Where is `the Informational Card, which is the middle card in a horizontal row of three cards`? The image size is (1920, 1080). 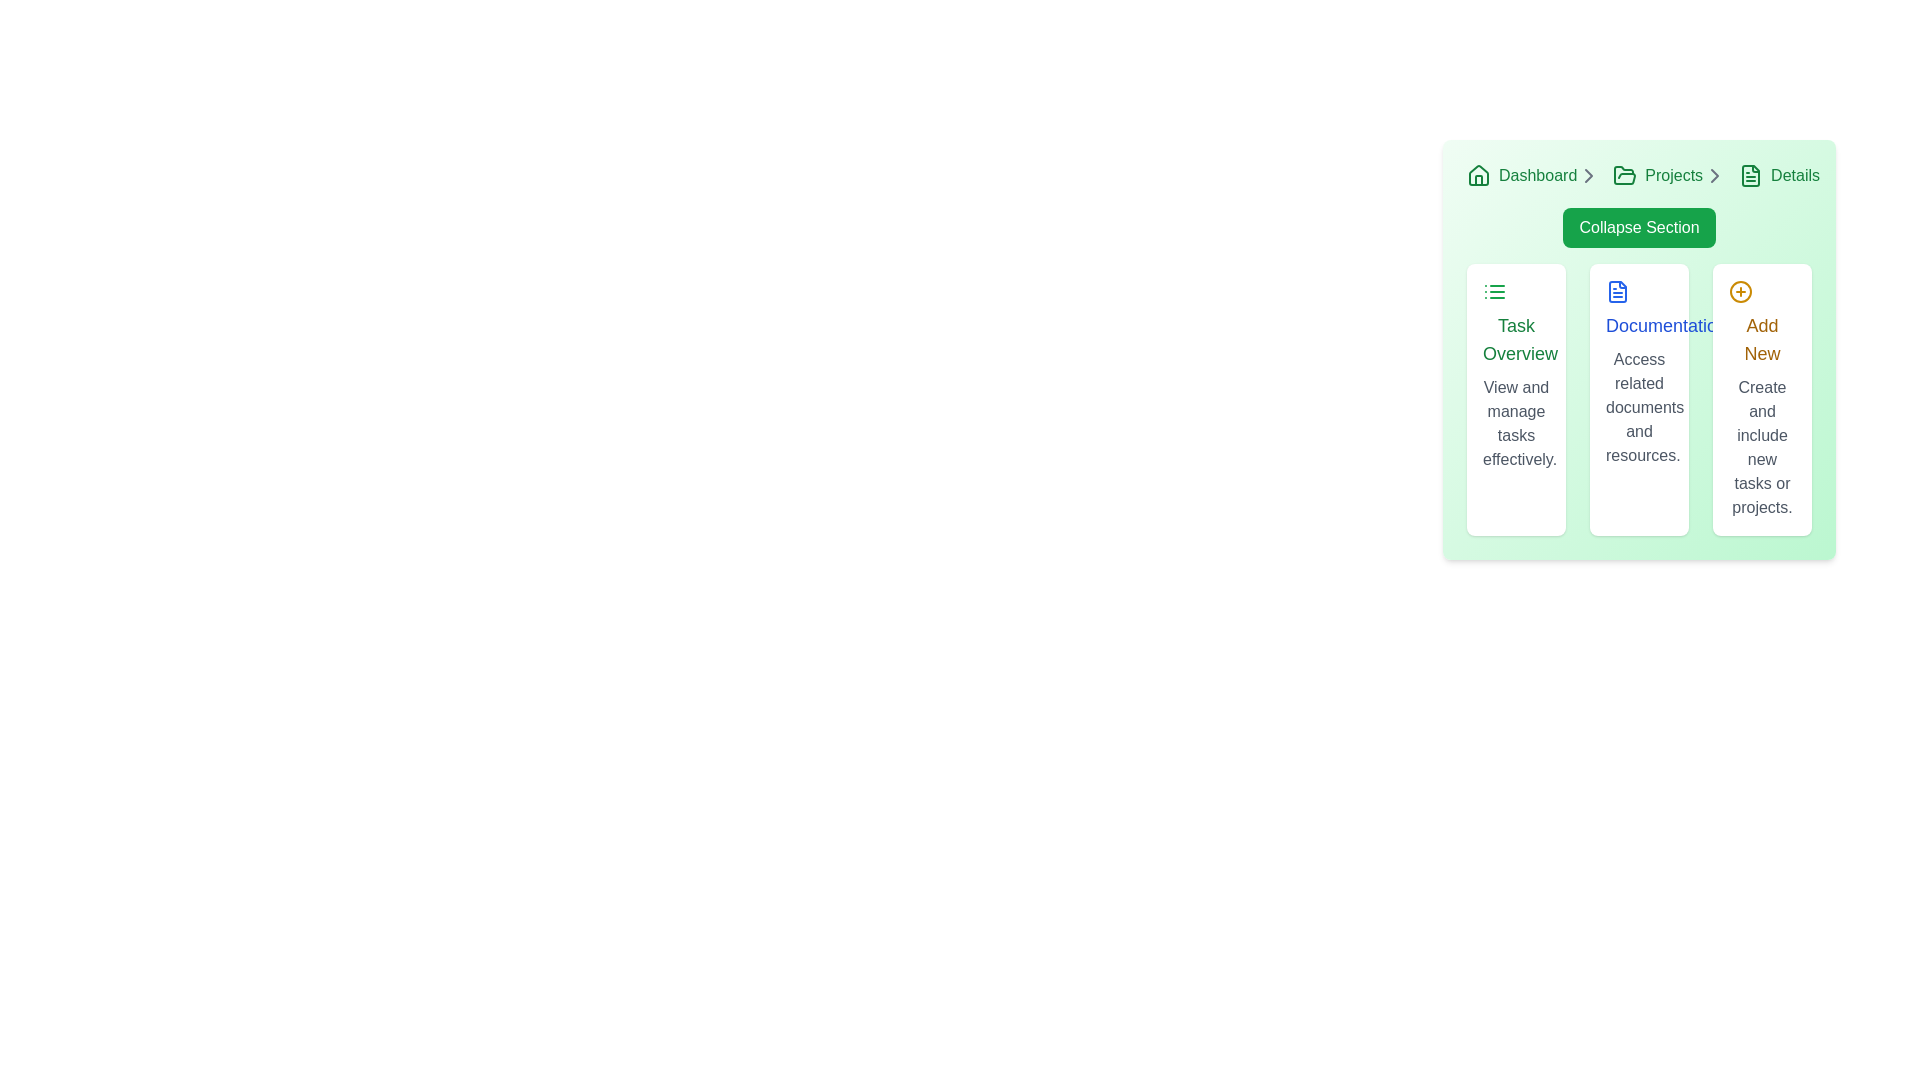
the Informational Card, which is the middle card in a horizontal row of three cards is located at coordinates (1639, 400).